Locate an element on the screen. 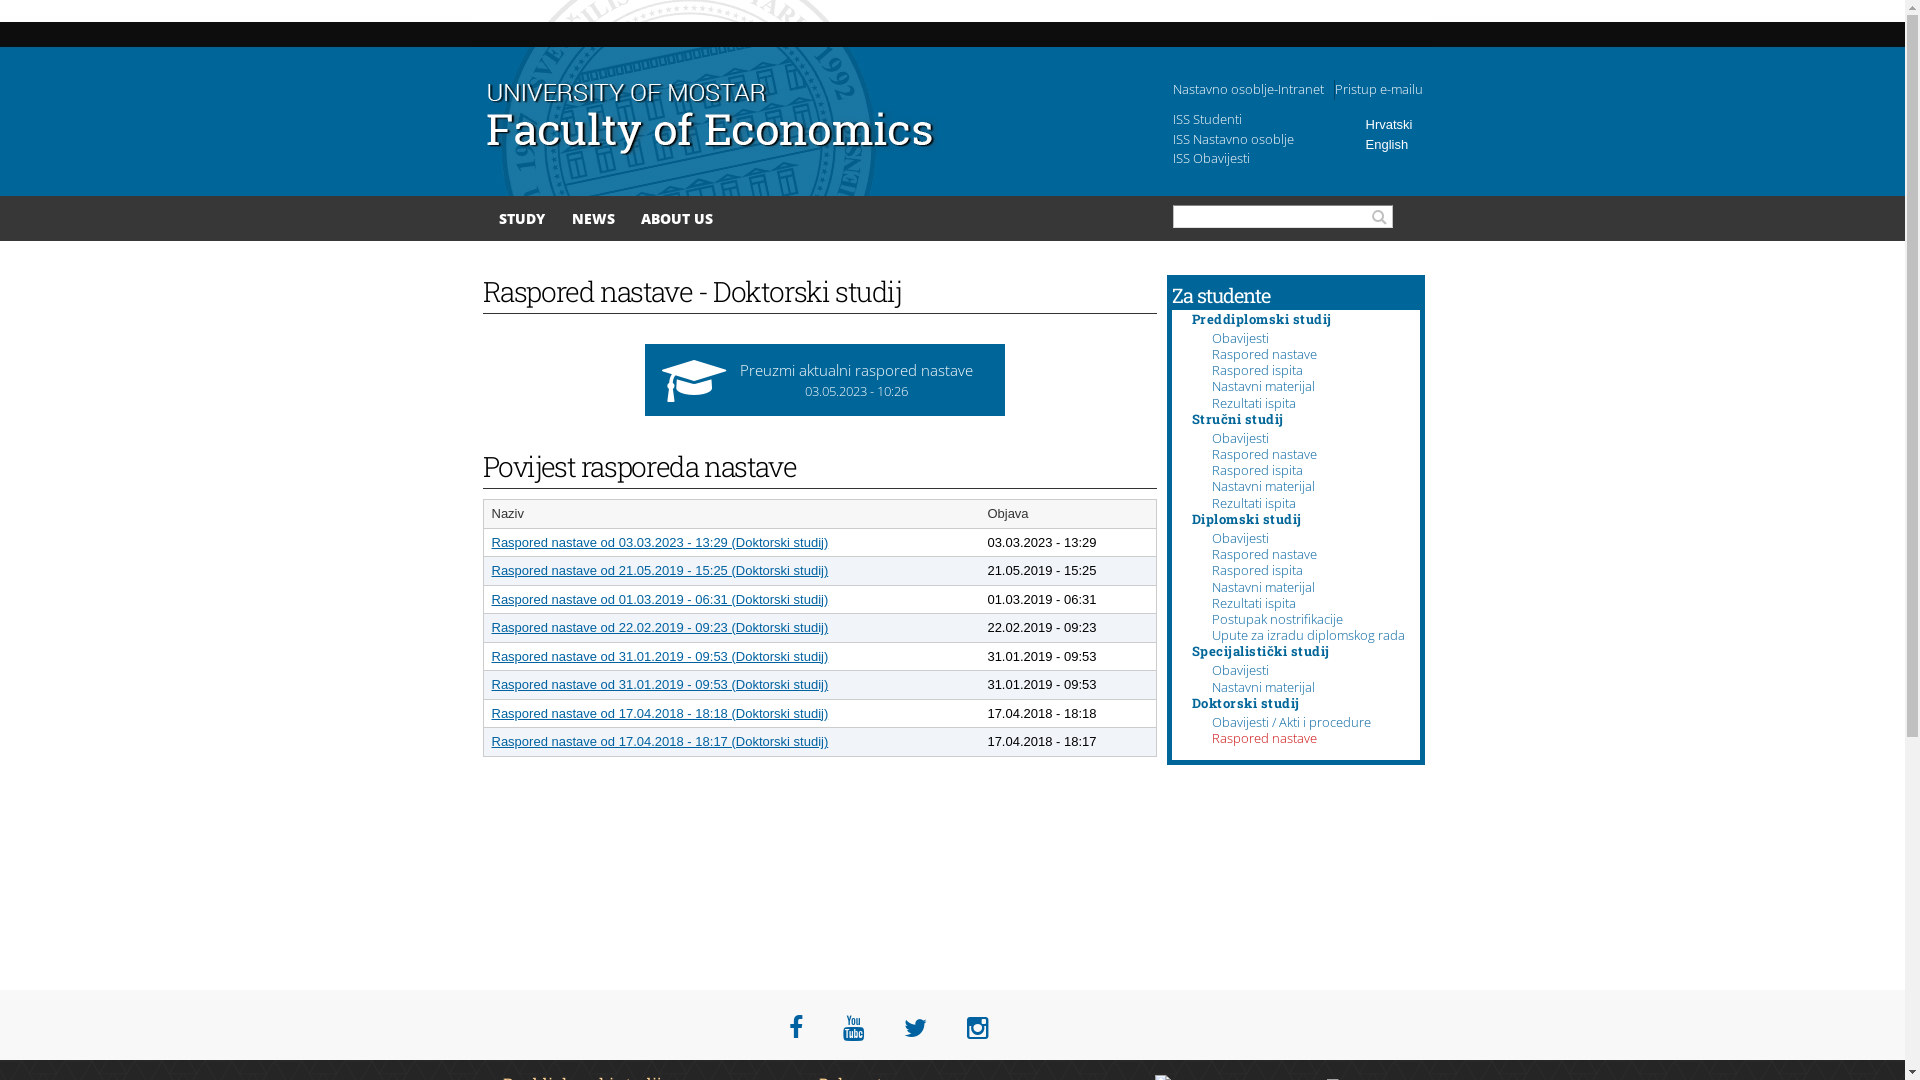 The image size is (1920, 1080). 'Raspored nastave od 17.04.2018 - 18:18 (Doktorski studij)' is located at coordinates (660, 712).